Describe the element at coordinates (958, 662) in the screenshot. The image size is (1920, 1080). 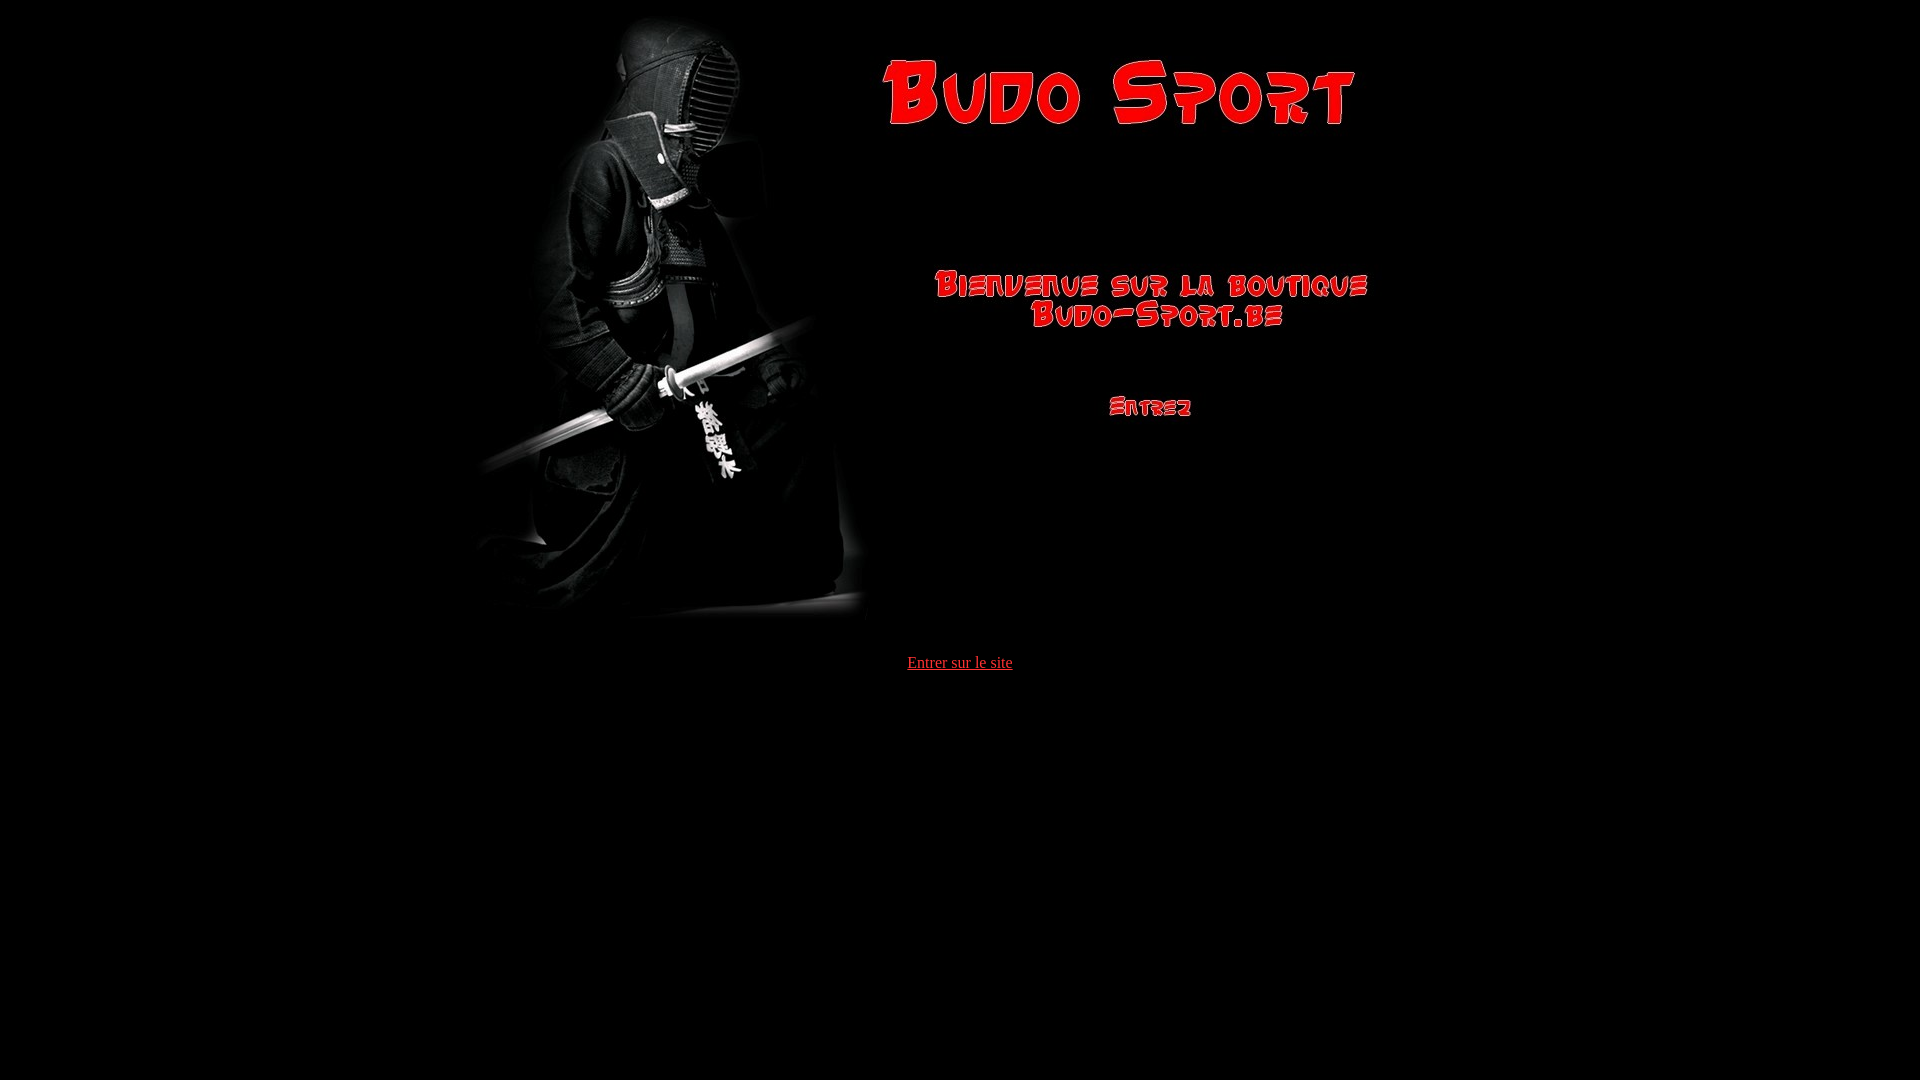
I see `'Entrer sur le site'` at that location.